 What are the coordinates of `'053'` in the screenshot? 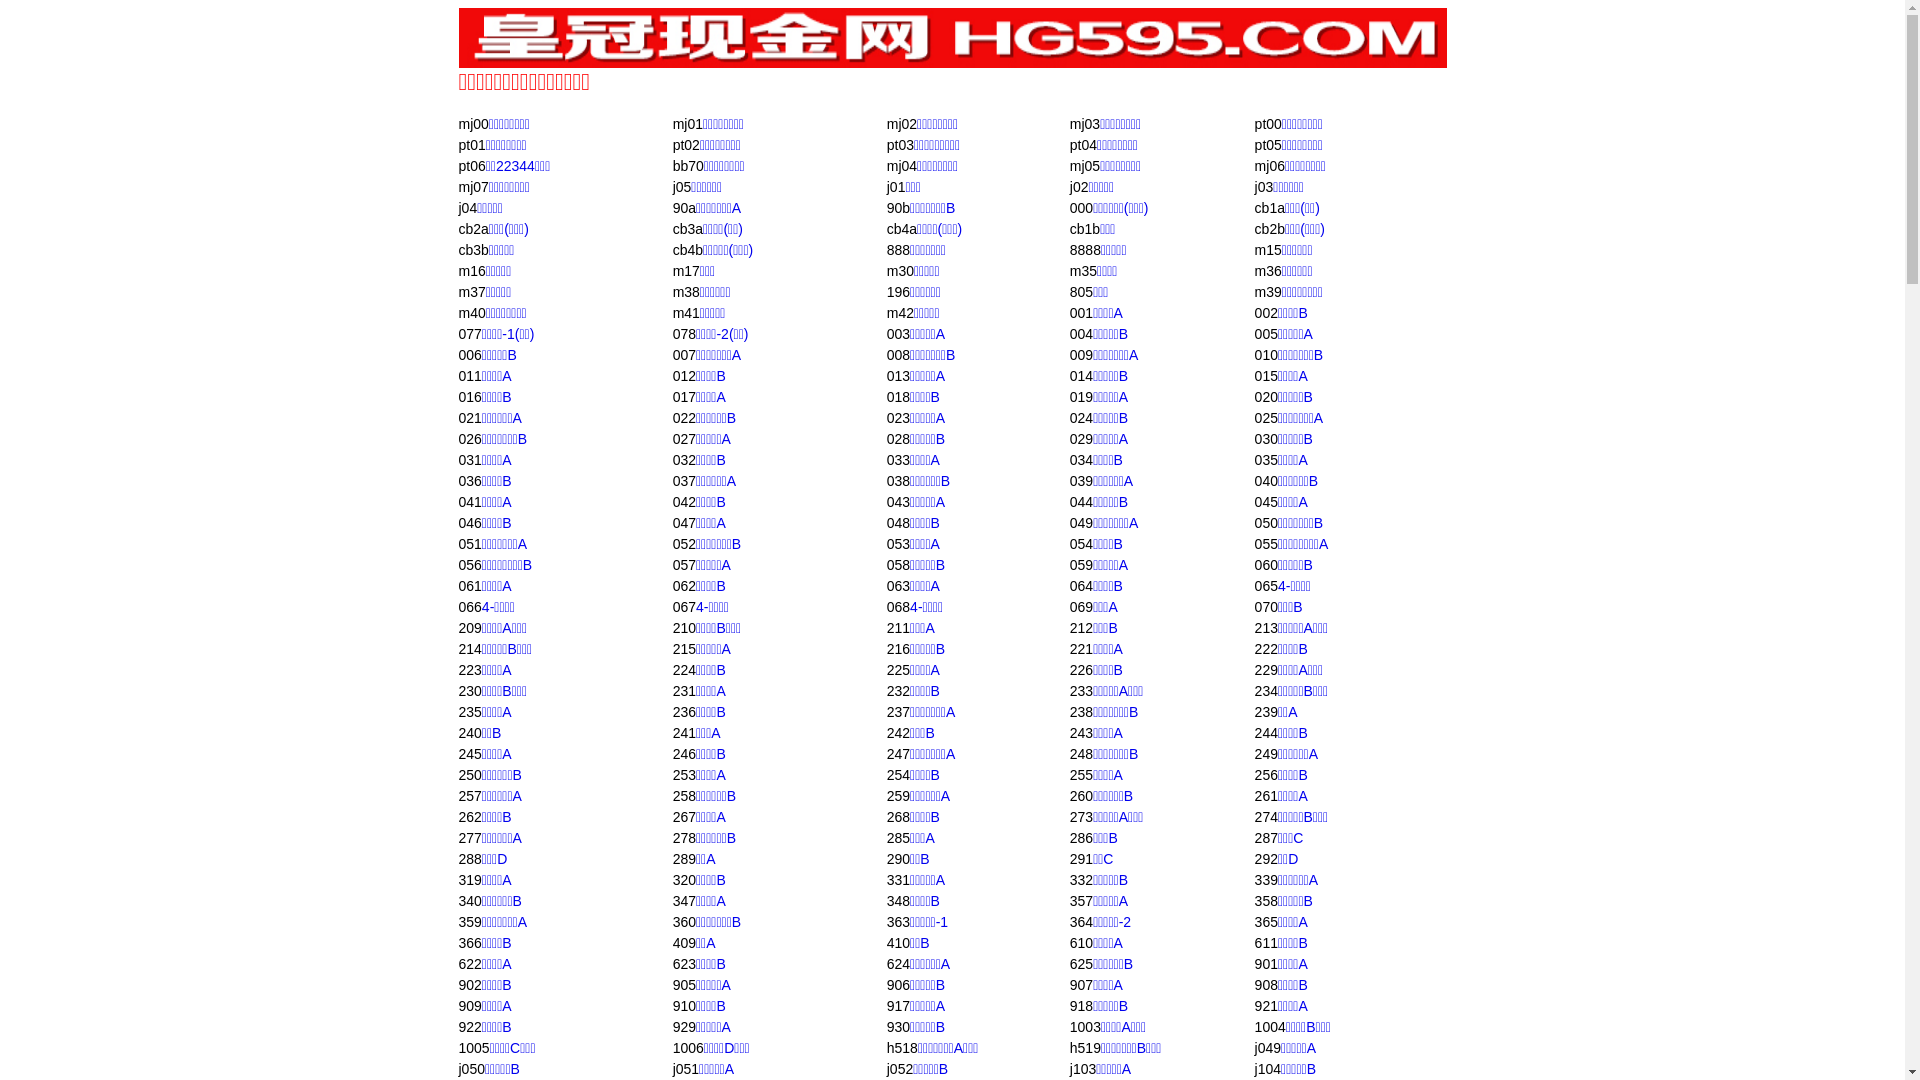 It's located at (897, 543).